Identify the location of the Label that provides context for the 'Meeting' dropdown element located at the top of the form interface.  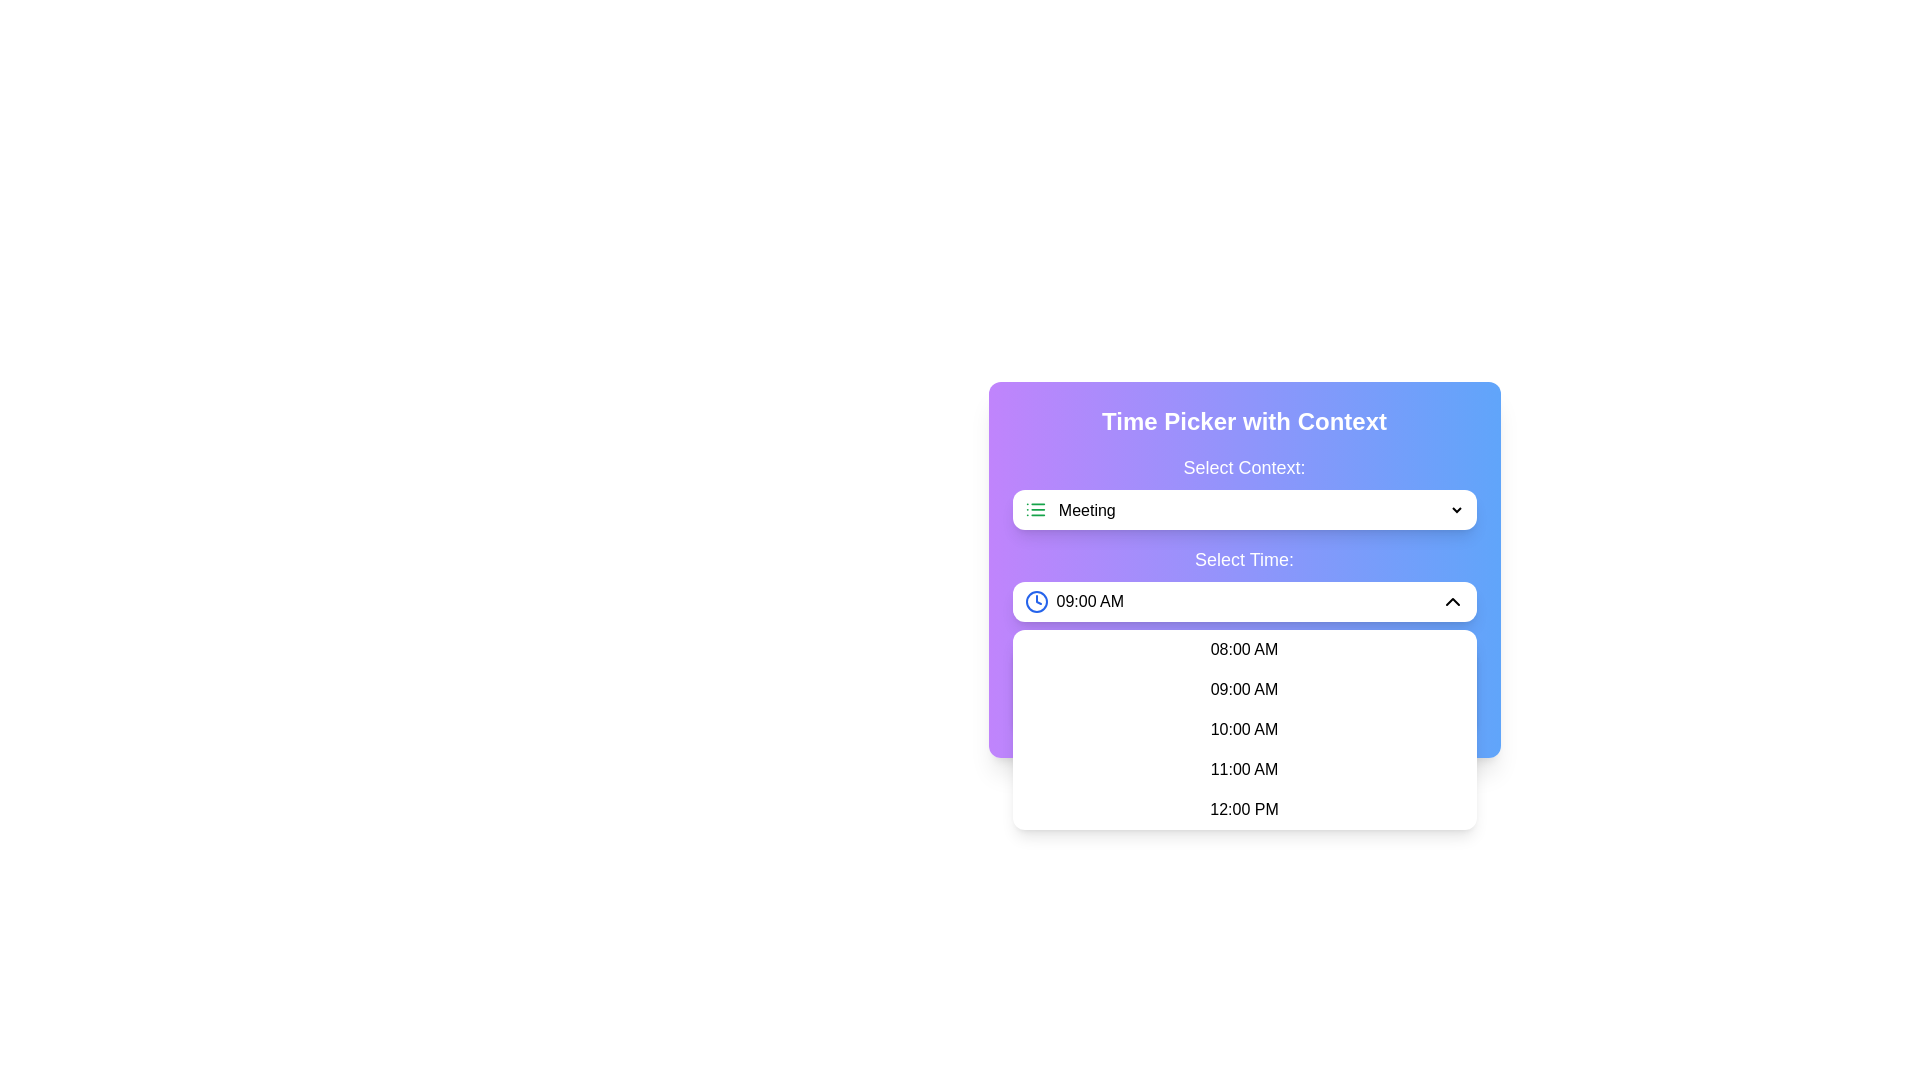
(1243, 467).